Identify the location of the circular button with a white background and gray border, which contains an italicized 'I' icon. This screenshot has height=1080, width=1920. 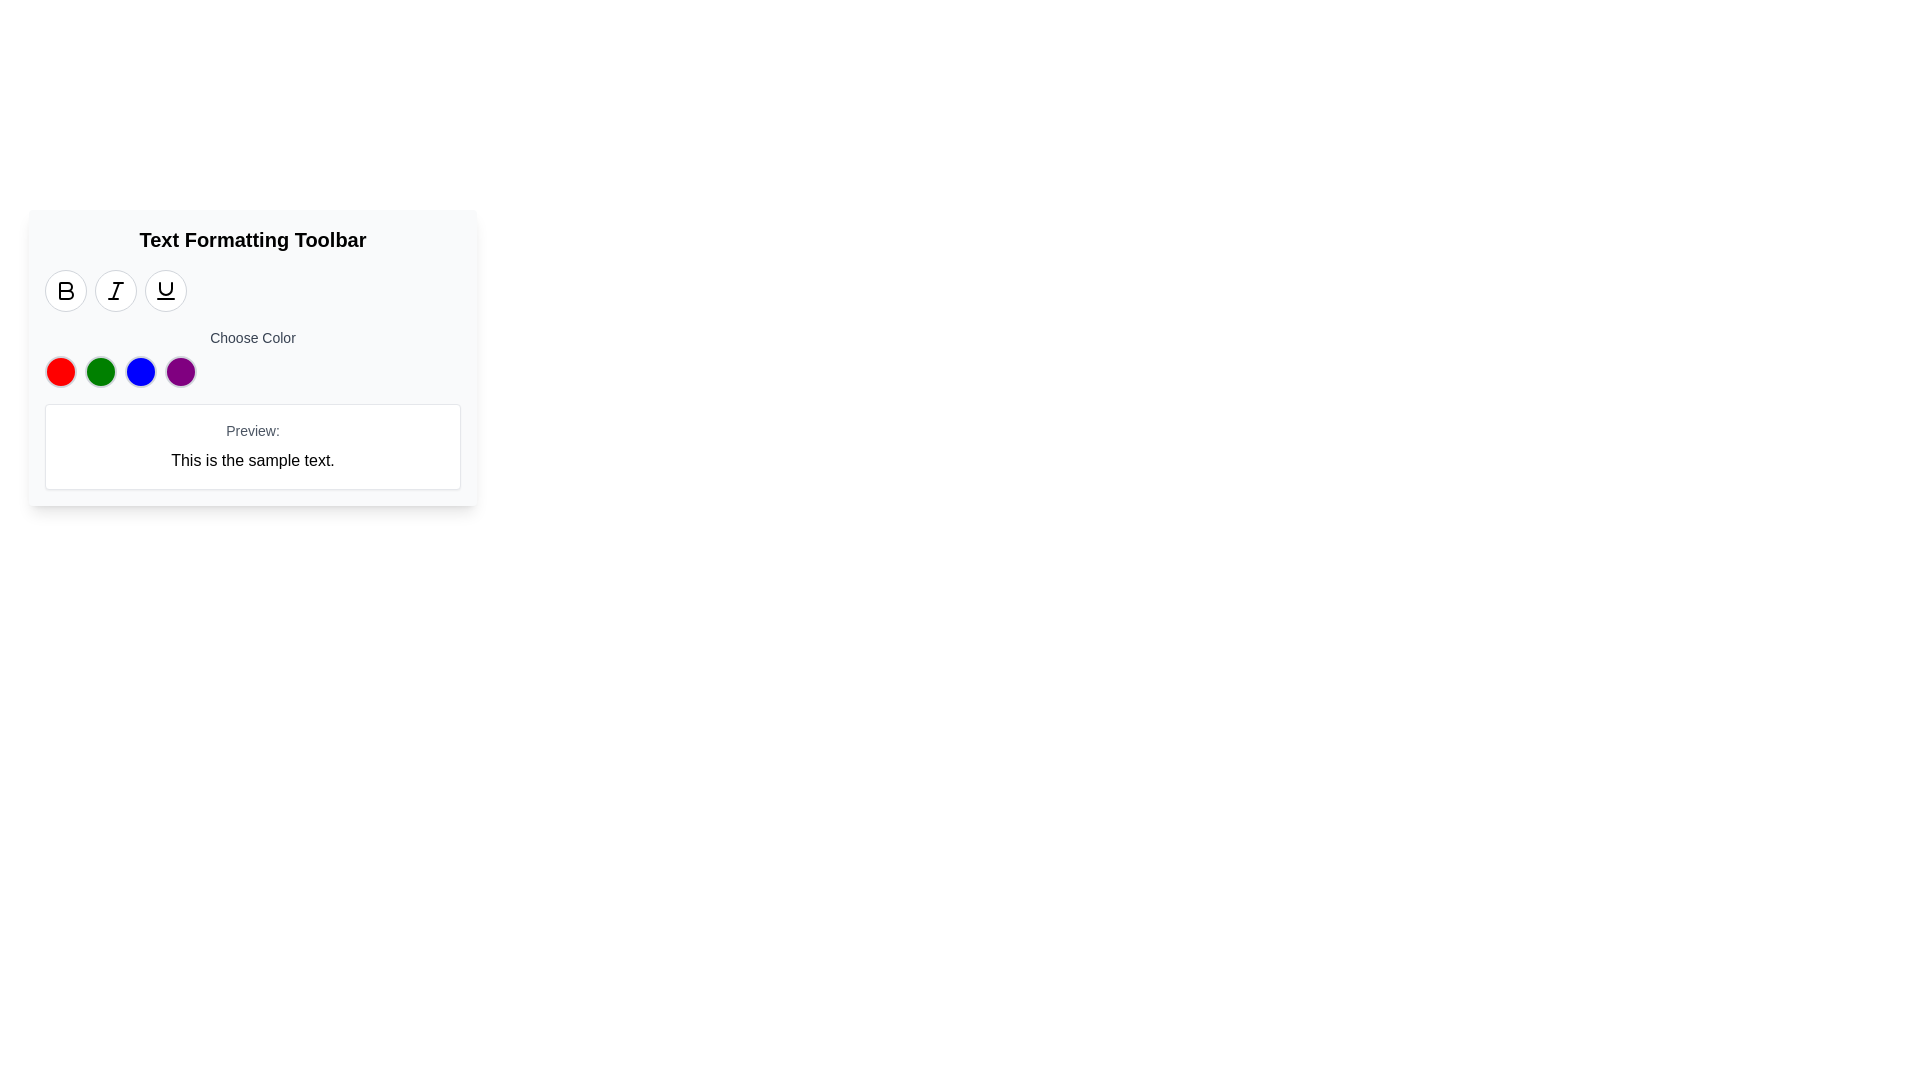
(114, 290).